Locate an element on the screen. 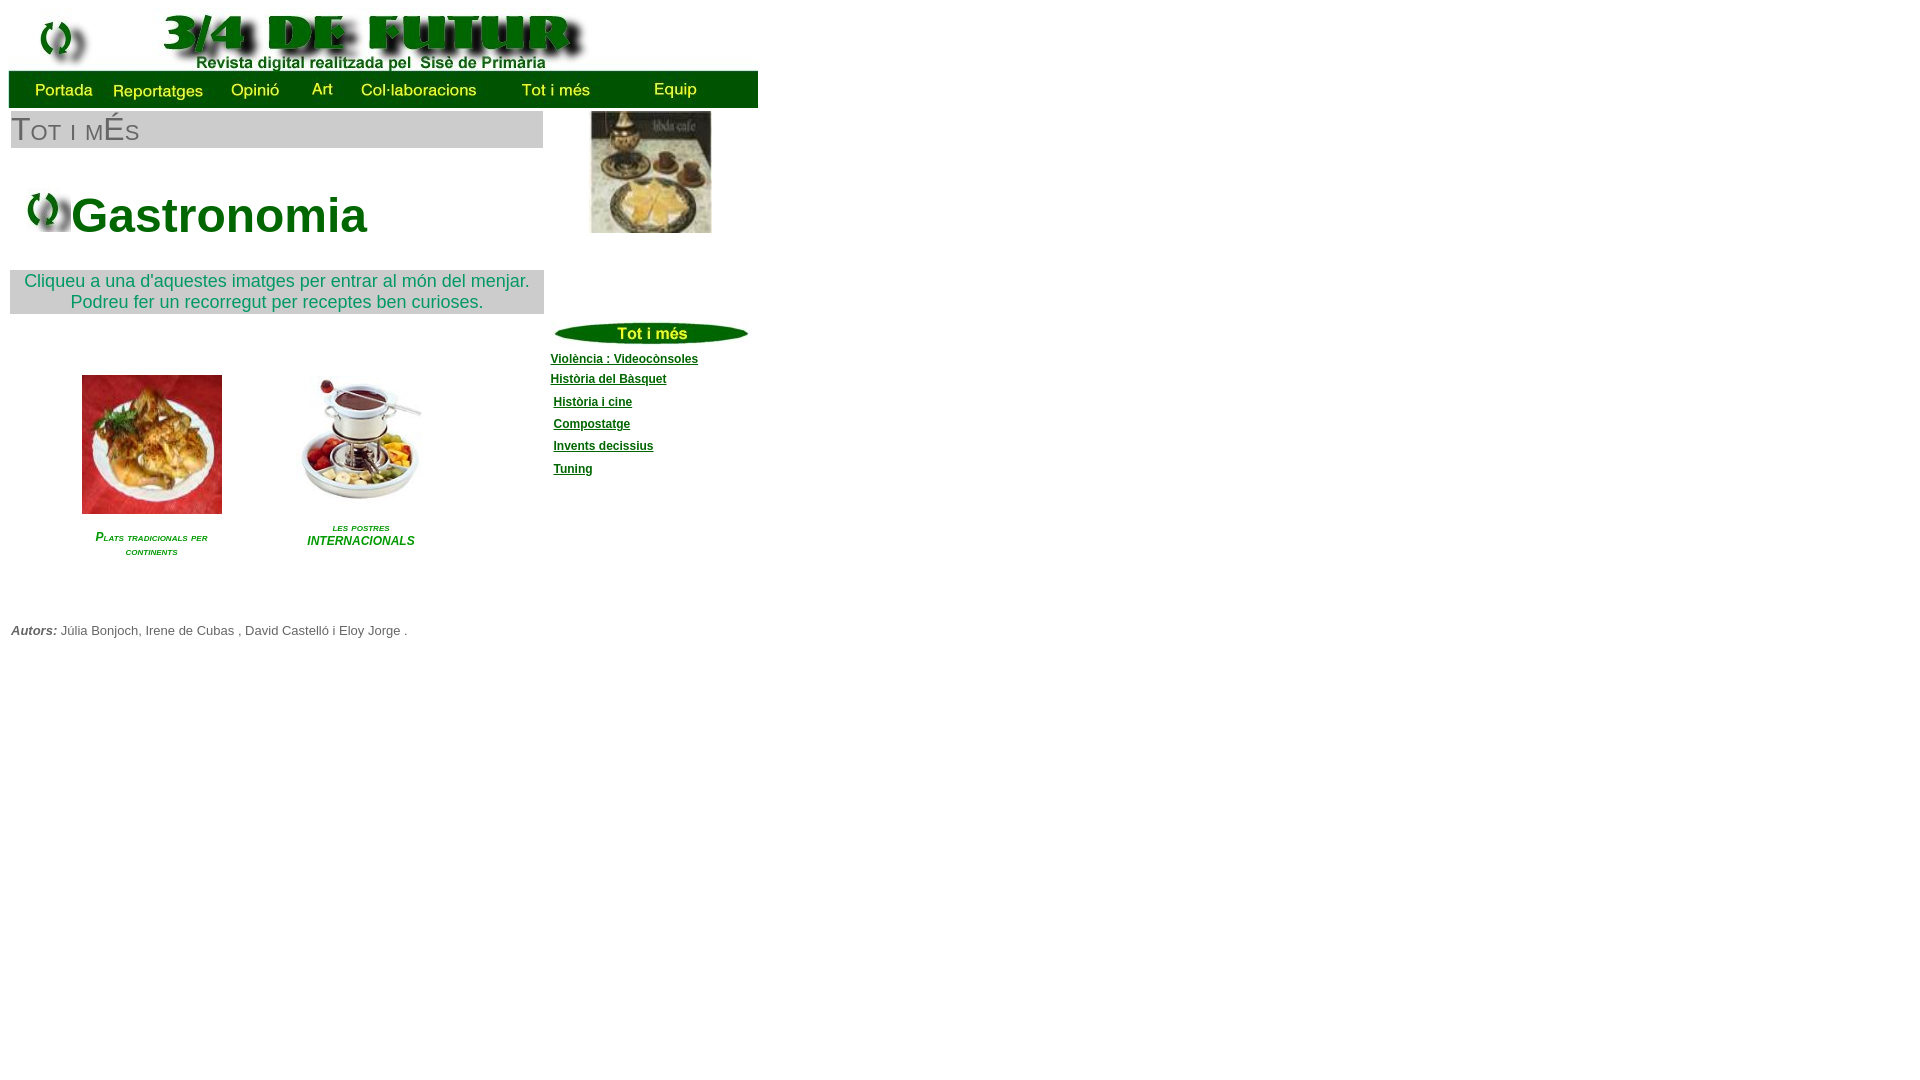 The image size is (1920, 1080). 'Compostatge' is located at coordinates (591, 423).